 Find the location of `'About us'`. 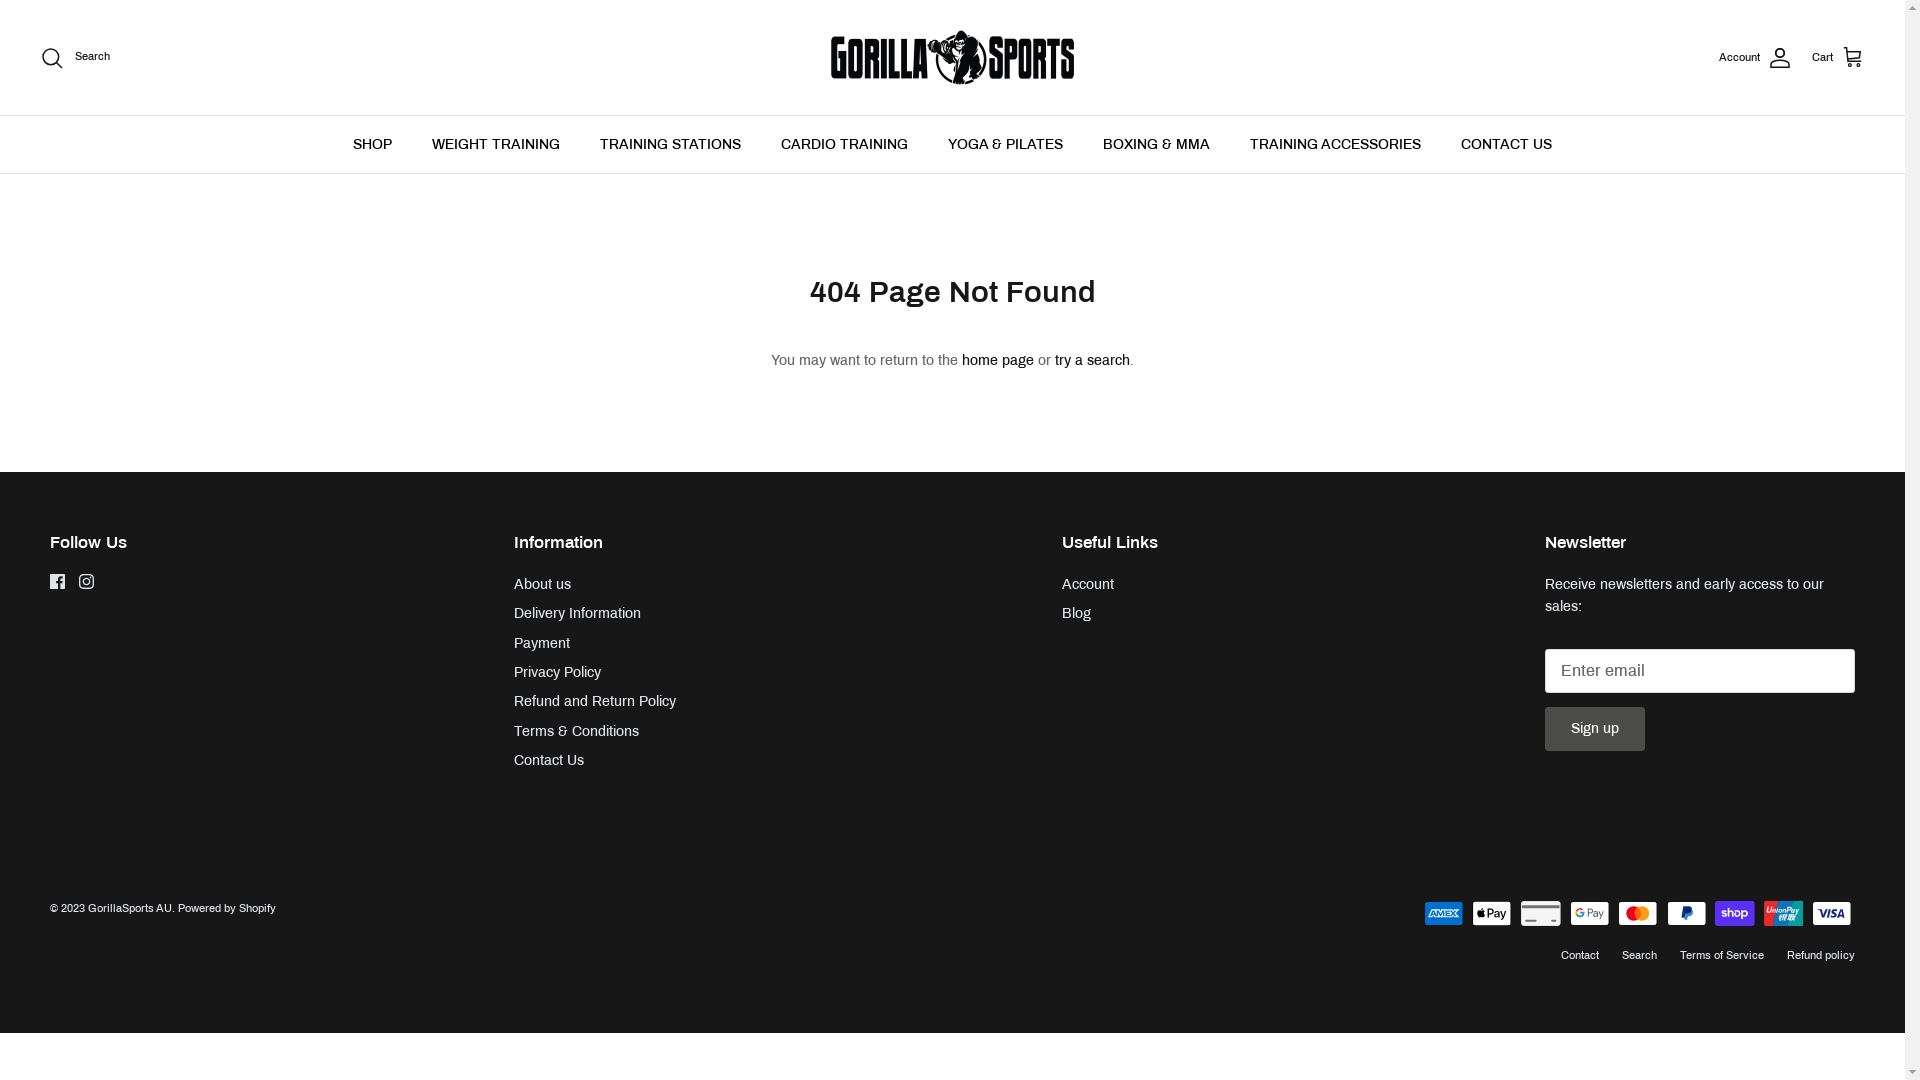

'About us' is located at coordinates (542, 584).